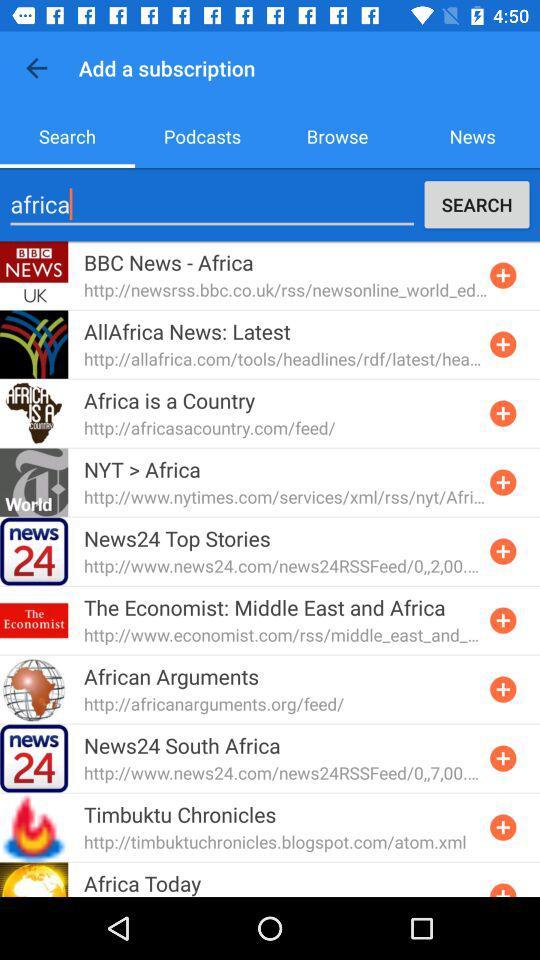  I want to click on subscription, so click(502, 689).